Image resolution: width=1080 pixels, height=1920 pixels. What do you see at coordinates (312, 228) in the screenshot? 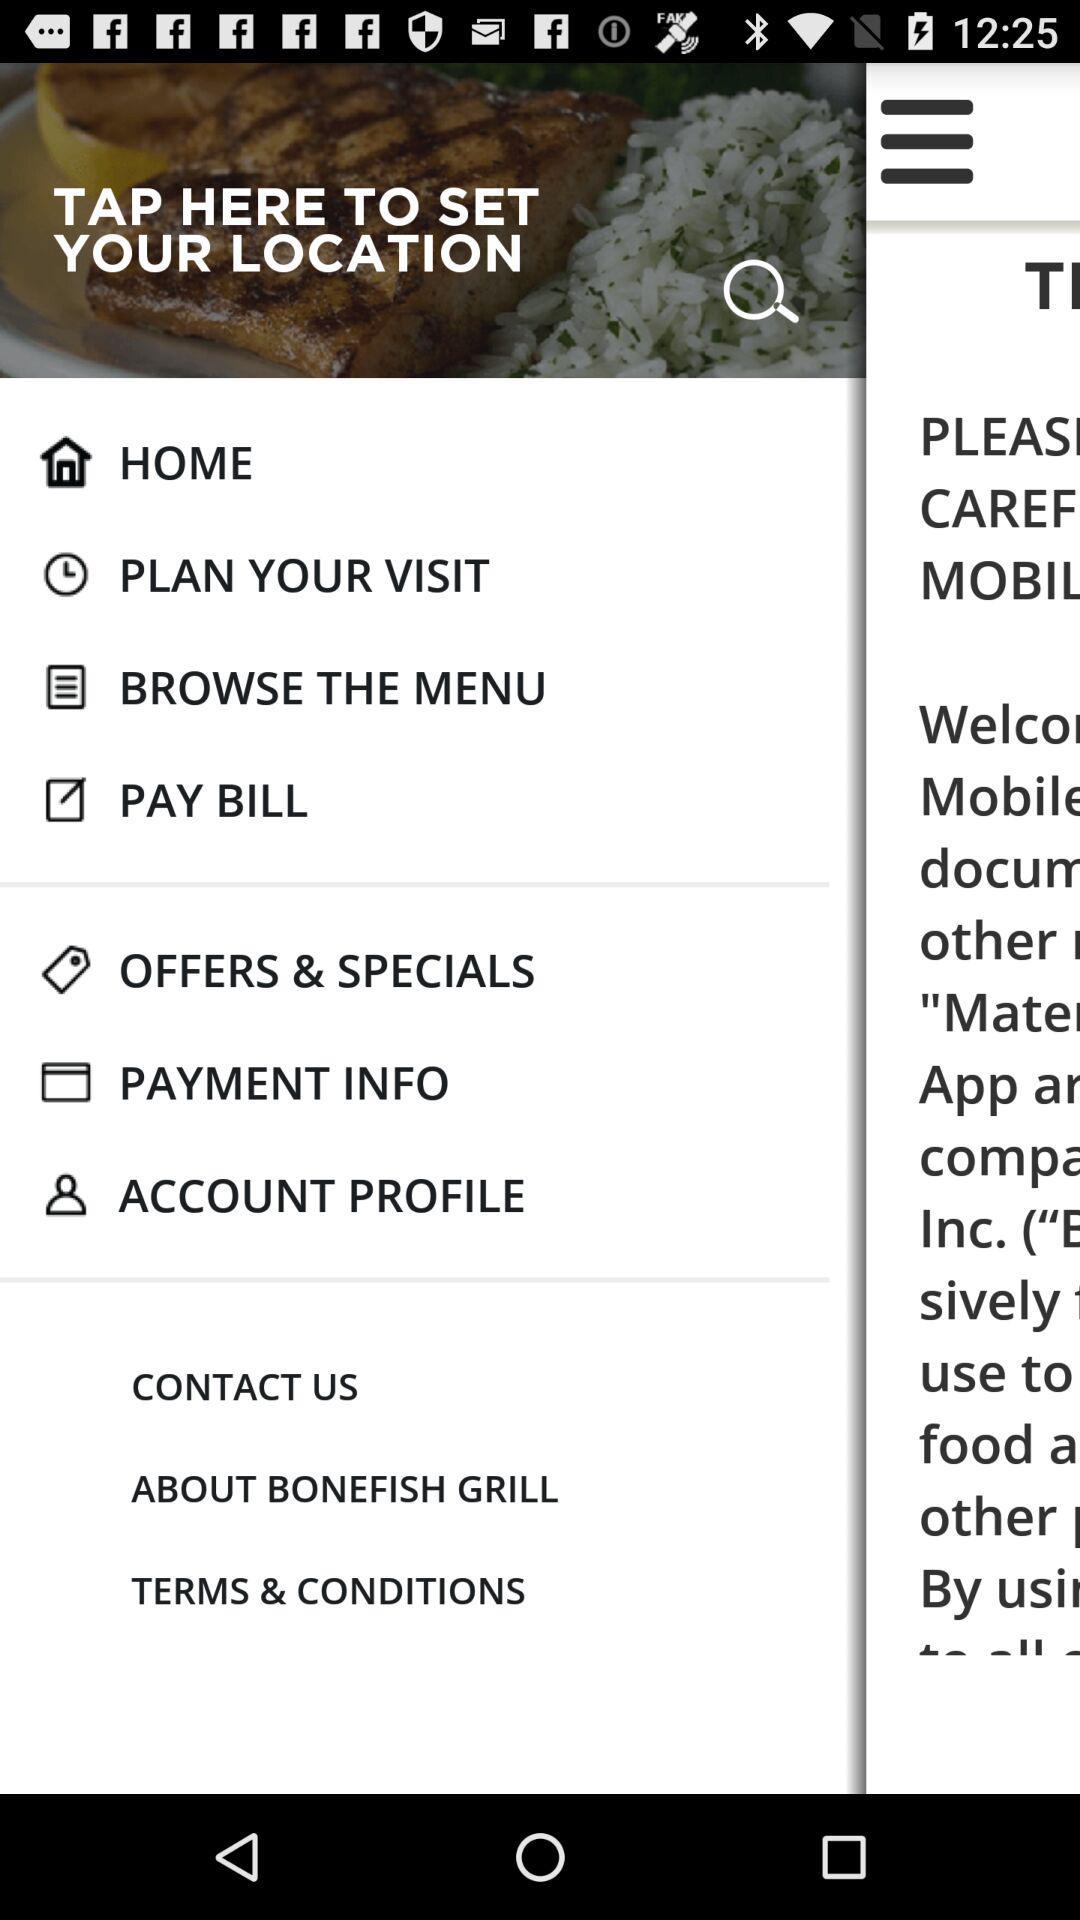
I see `the button next to t item` at bounding box center [312, 228].